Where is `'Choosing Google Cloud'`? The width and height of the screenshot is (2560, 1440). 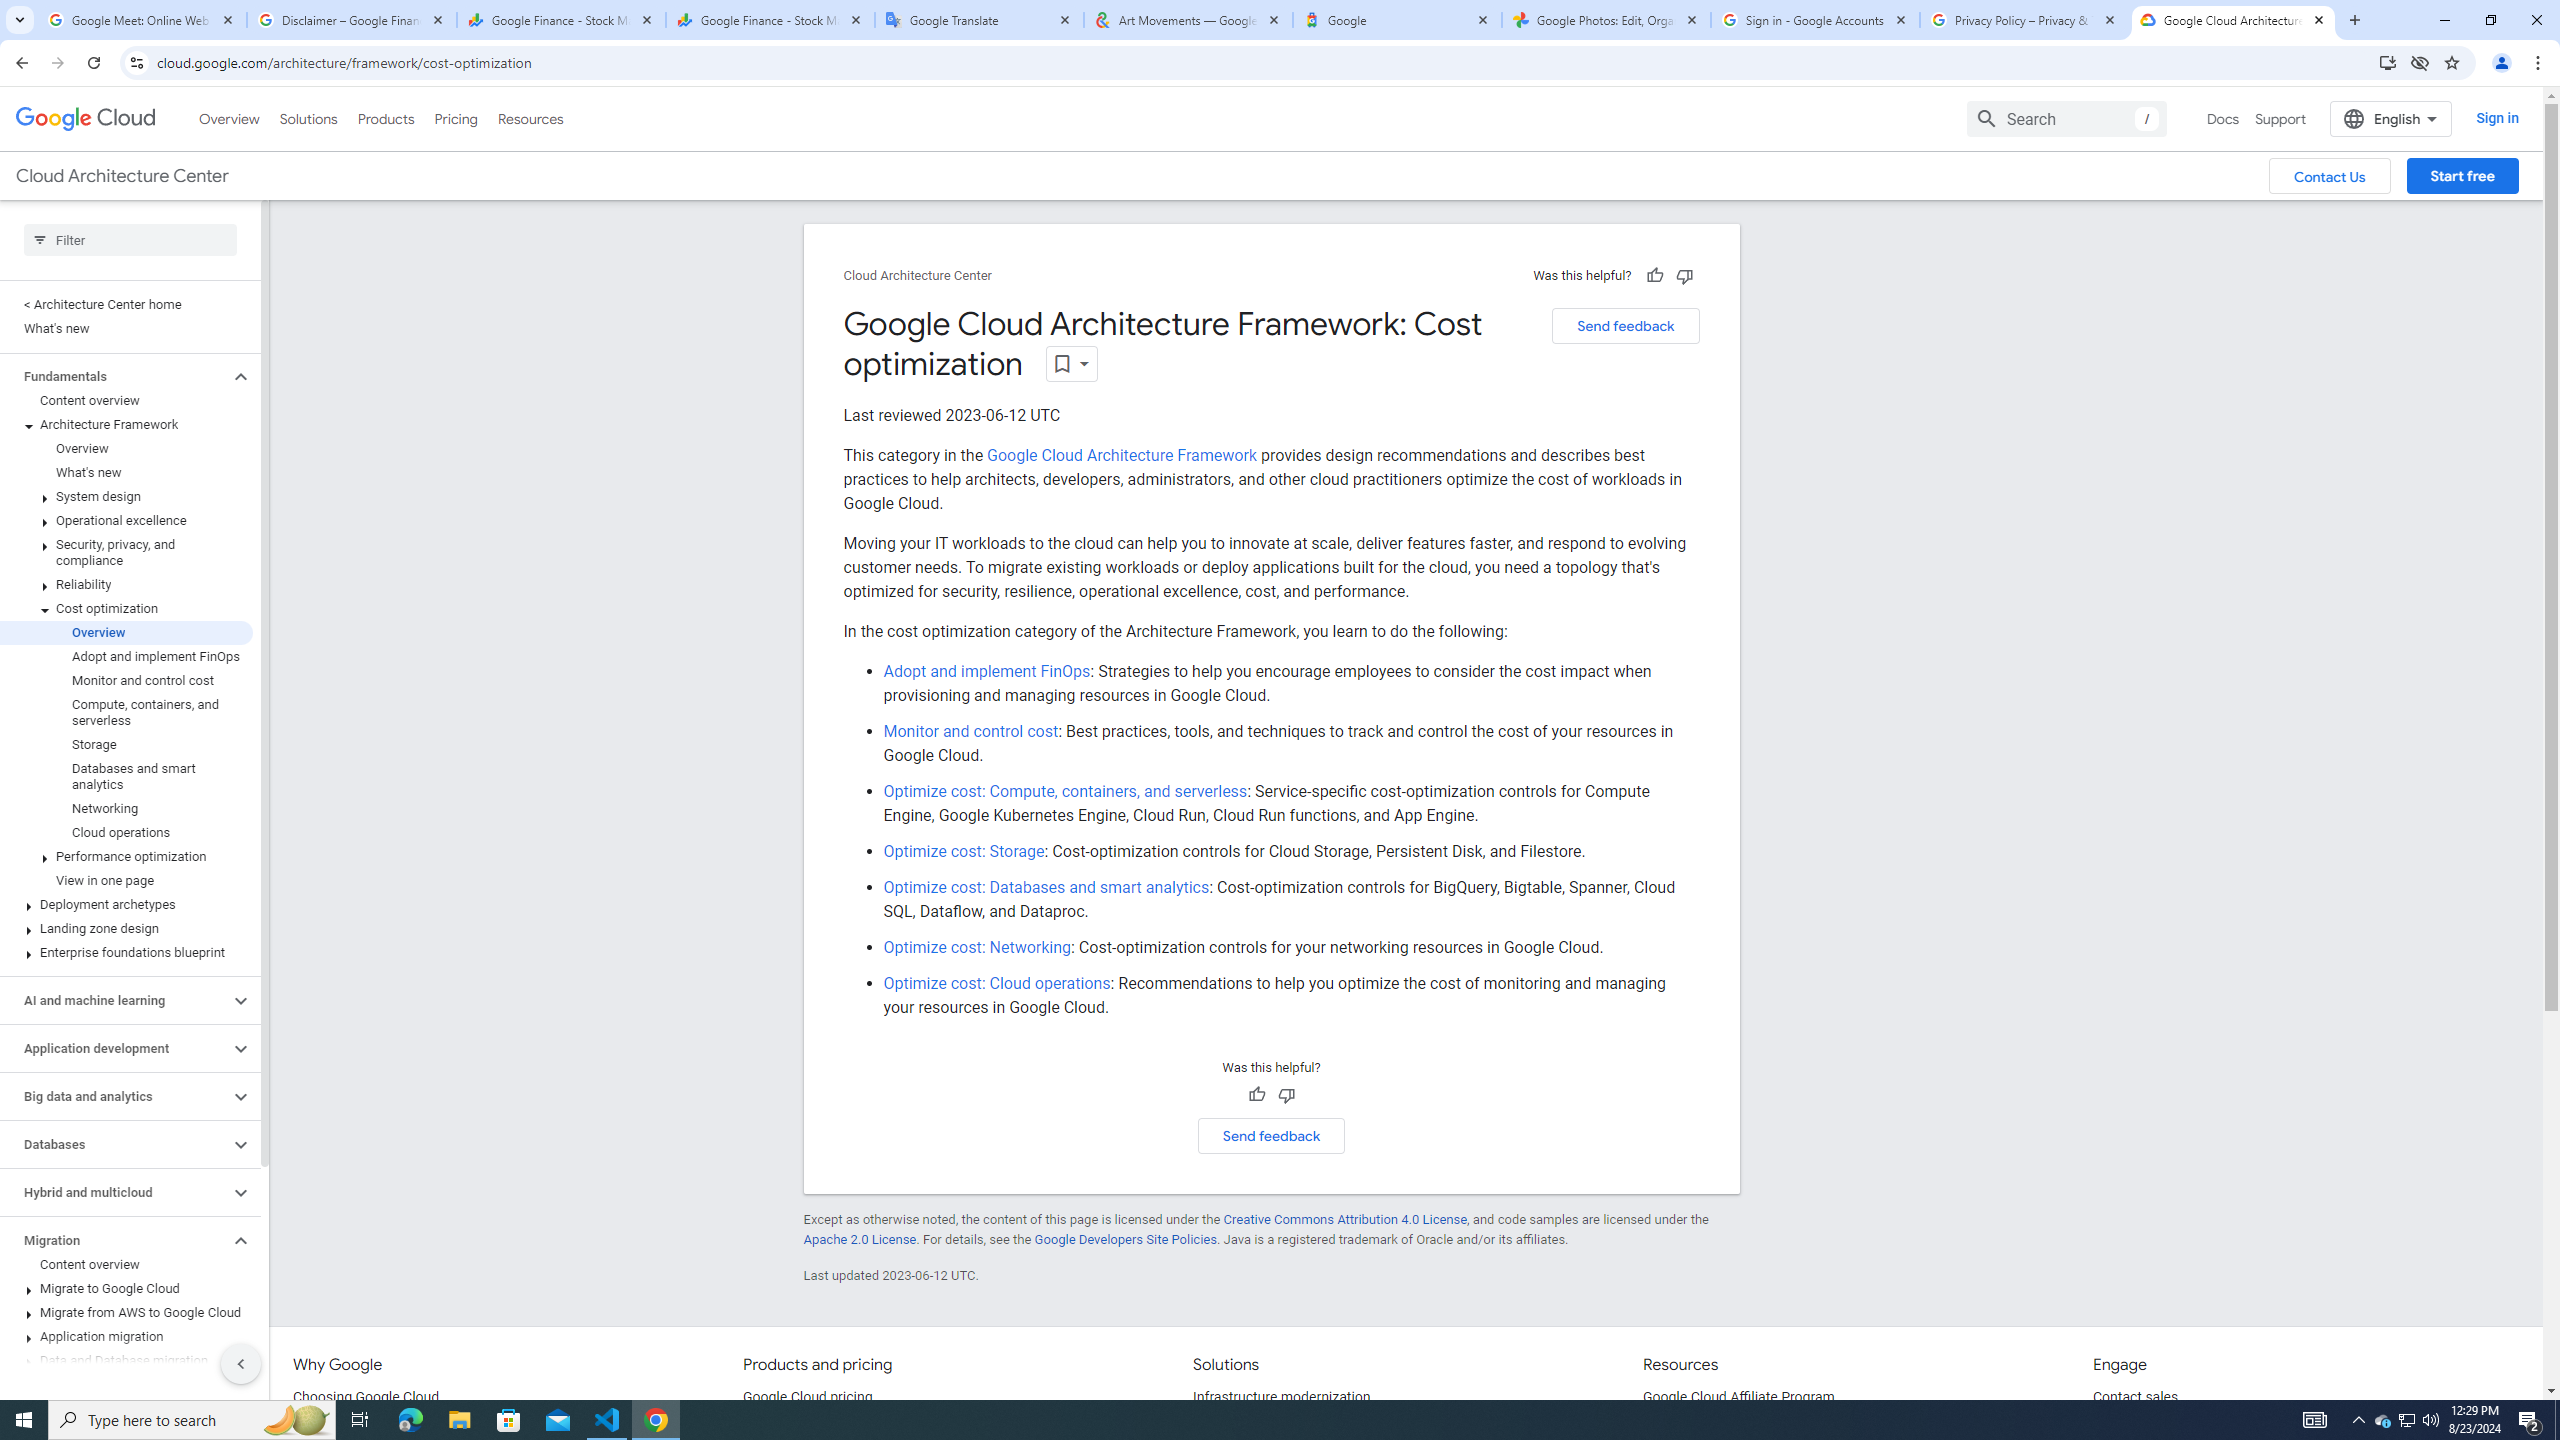 'Choosing Google Cloud' is located at coordinates (366, 1397).